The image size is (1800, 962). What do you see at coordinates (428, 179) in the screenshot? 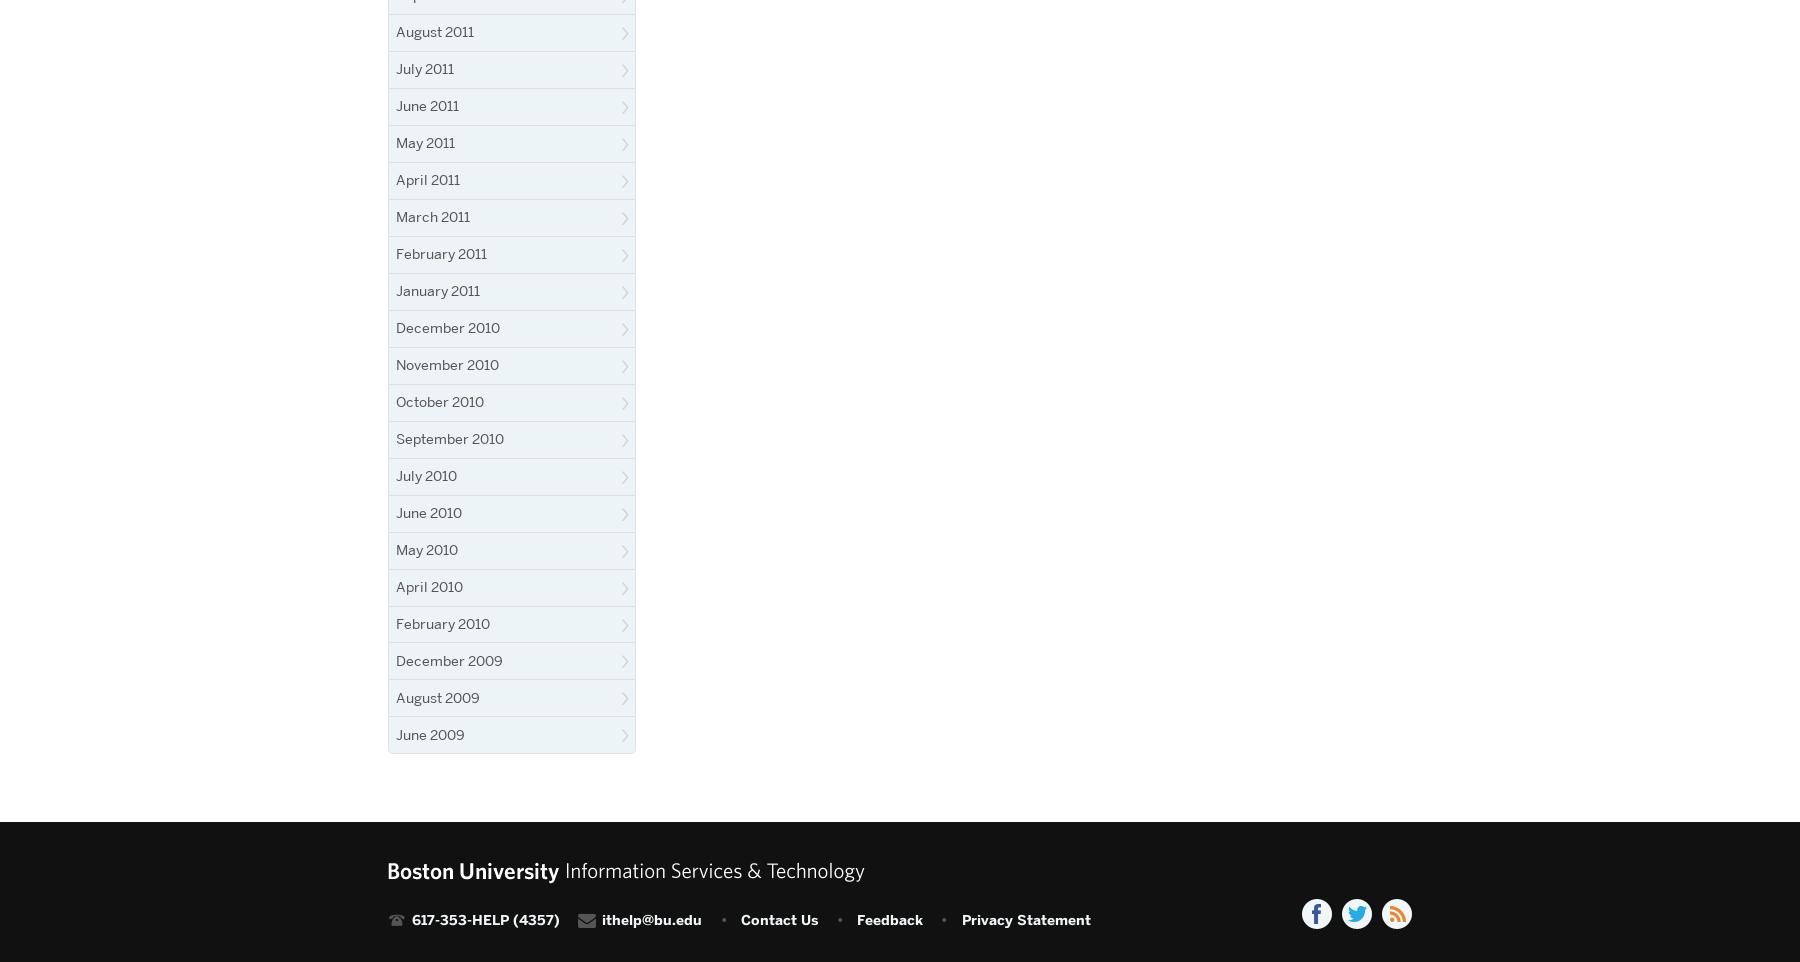
I see `'April 2011'` at bounding box center [428, 179].